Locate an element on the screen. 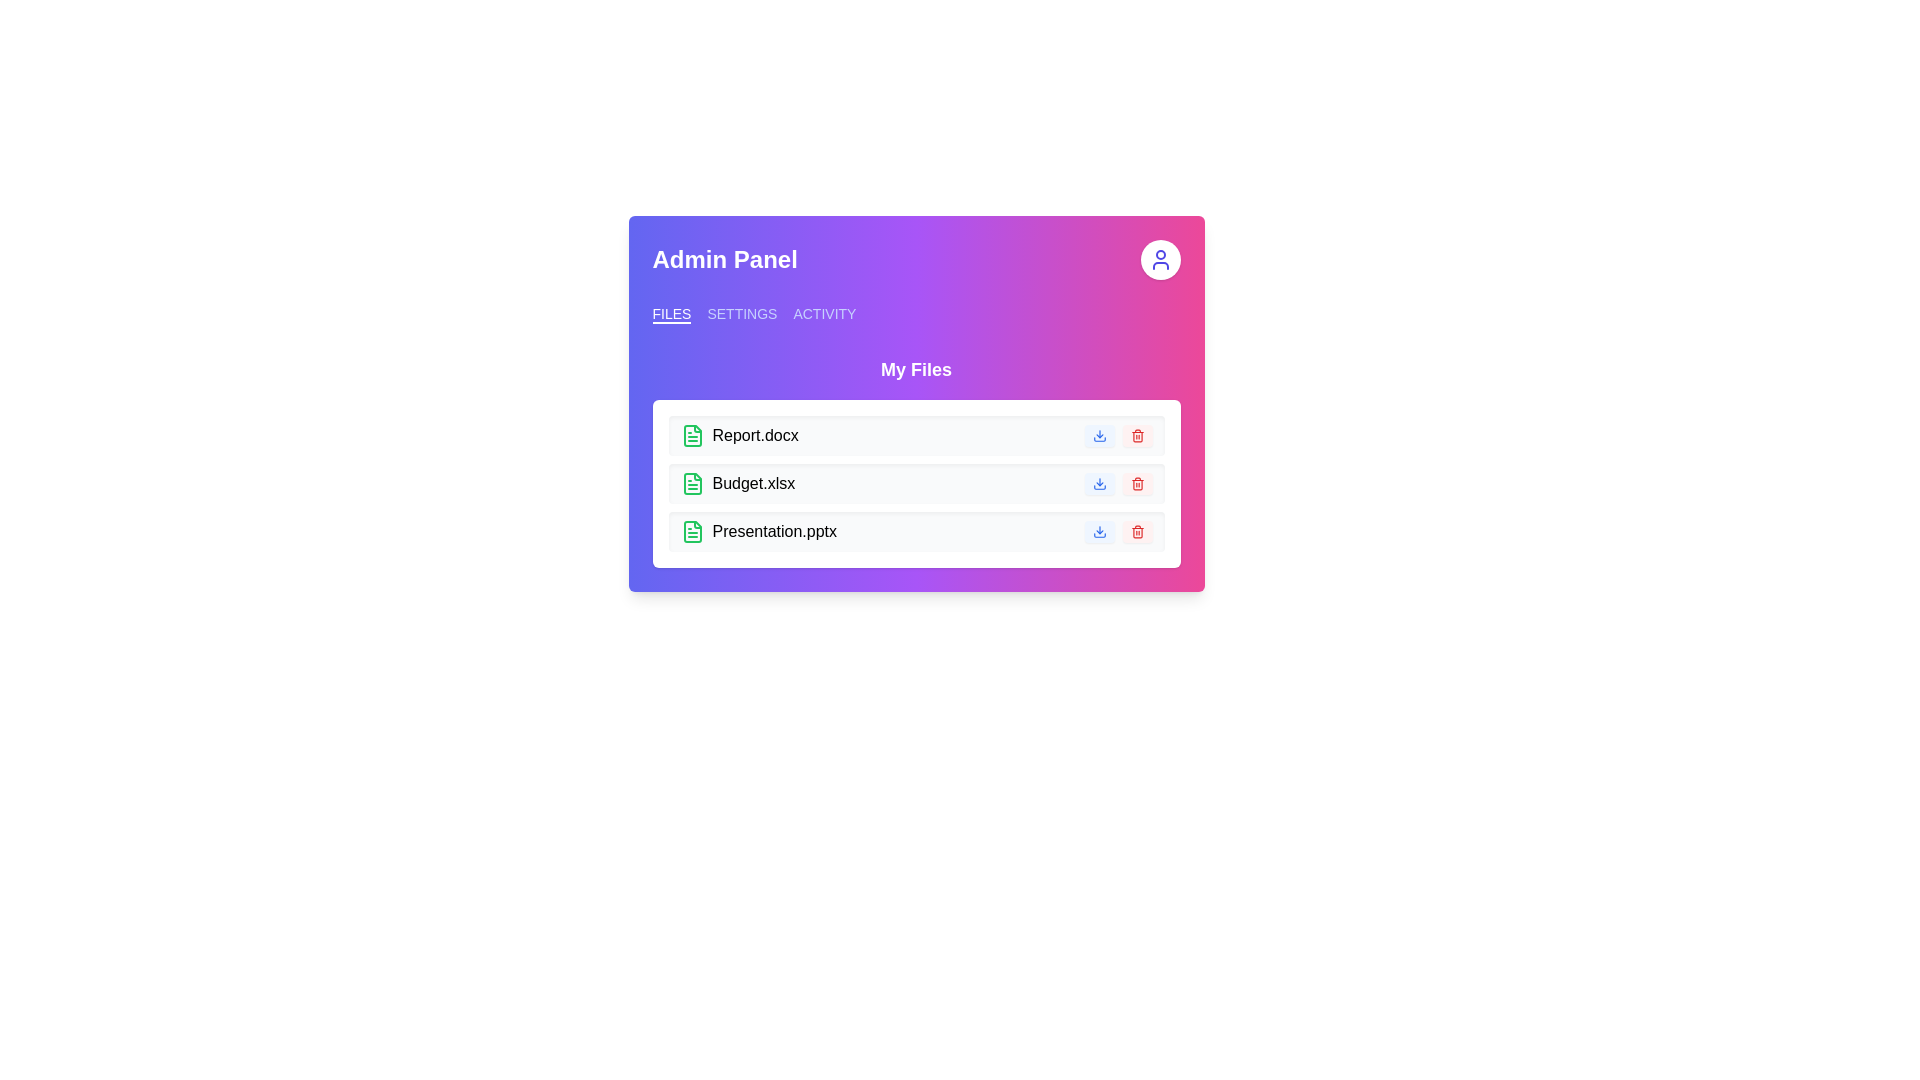 This screenshot has height=1080, width=1920. the icon representing the presentation file located at the far left of the row containing the text label 'Presentation.pptx' on the third line of the file list is located at coordinates (692, 531).